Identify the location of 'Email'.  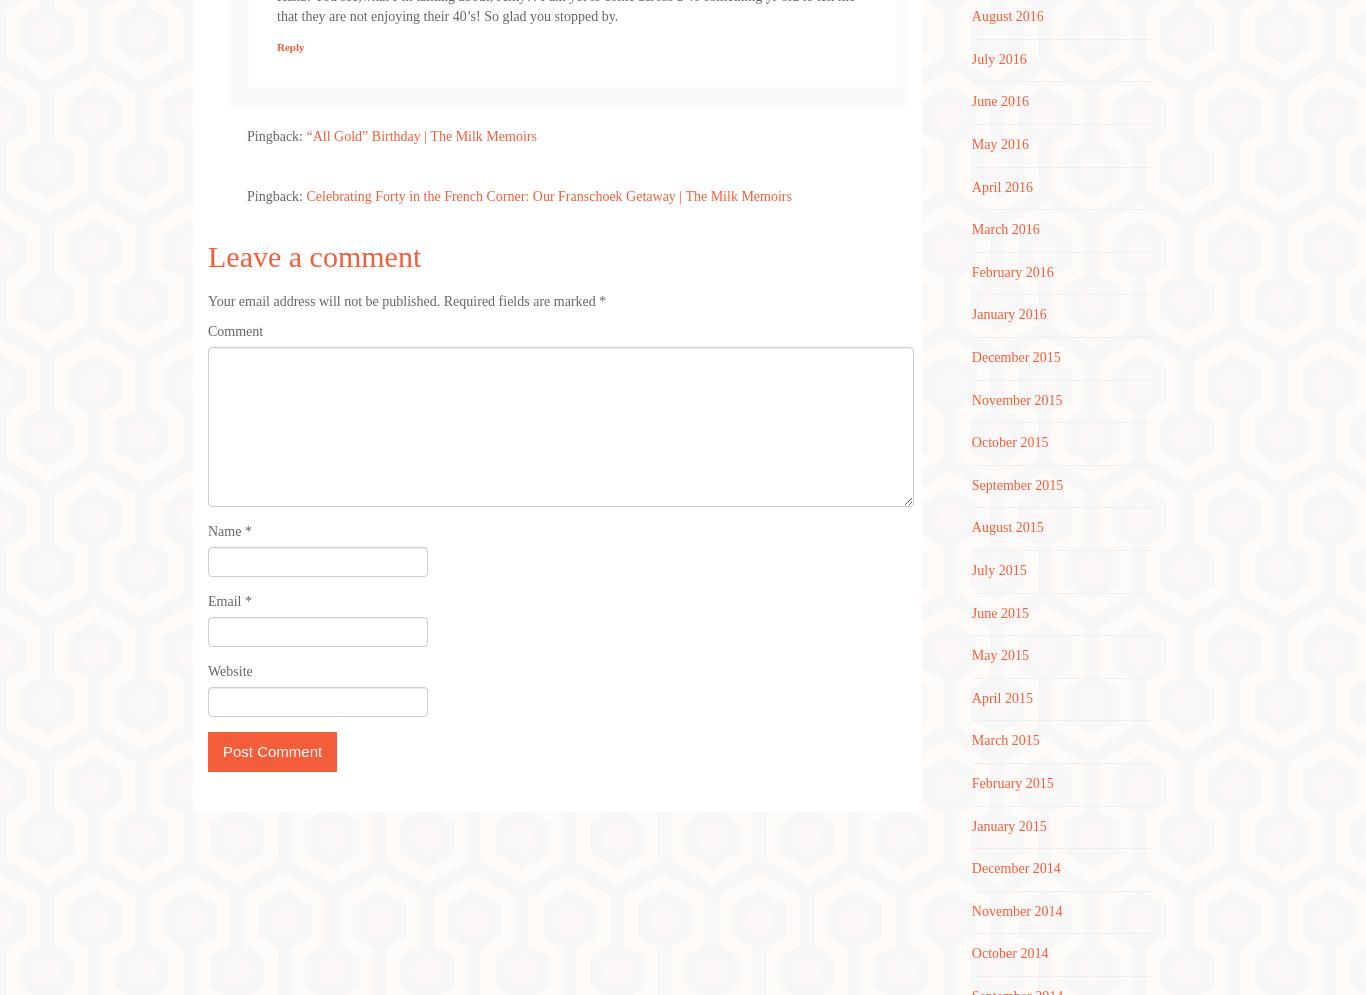
(207, 600).